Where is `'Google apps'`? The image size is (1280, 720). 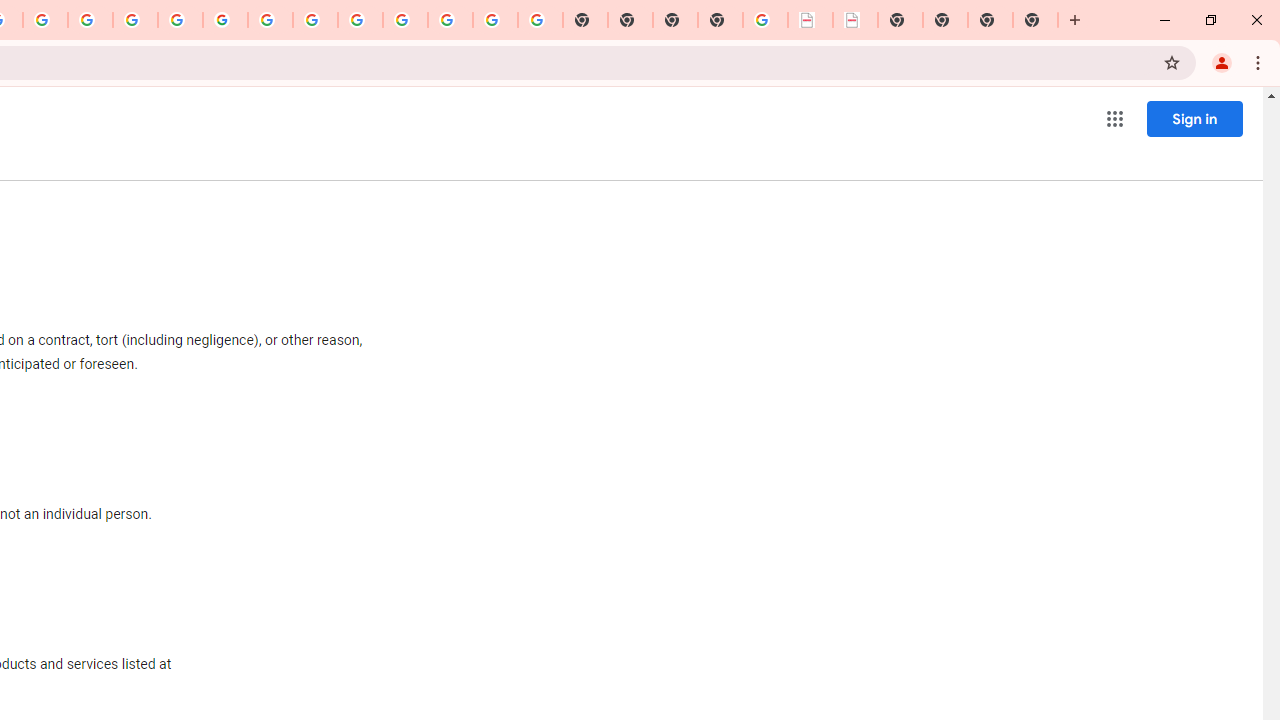
'Google apps' is located at coordinates (1113, 119).